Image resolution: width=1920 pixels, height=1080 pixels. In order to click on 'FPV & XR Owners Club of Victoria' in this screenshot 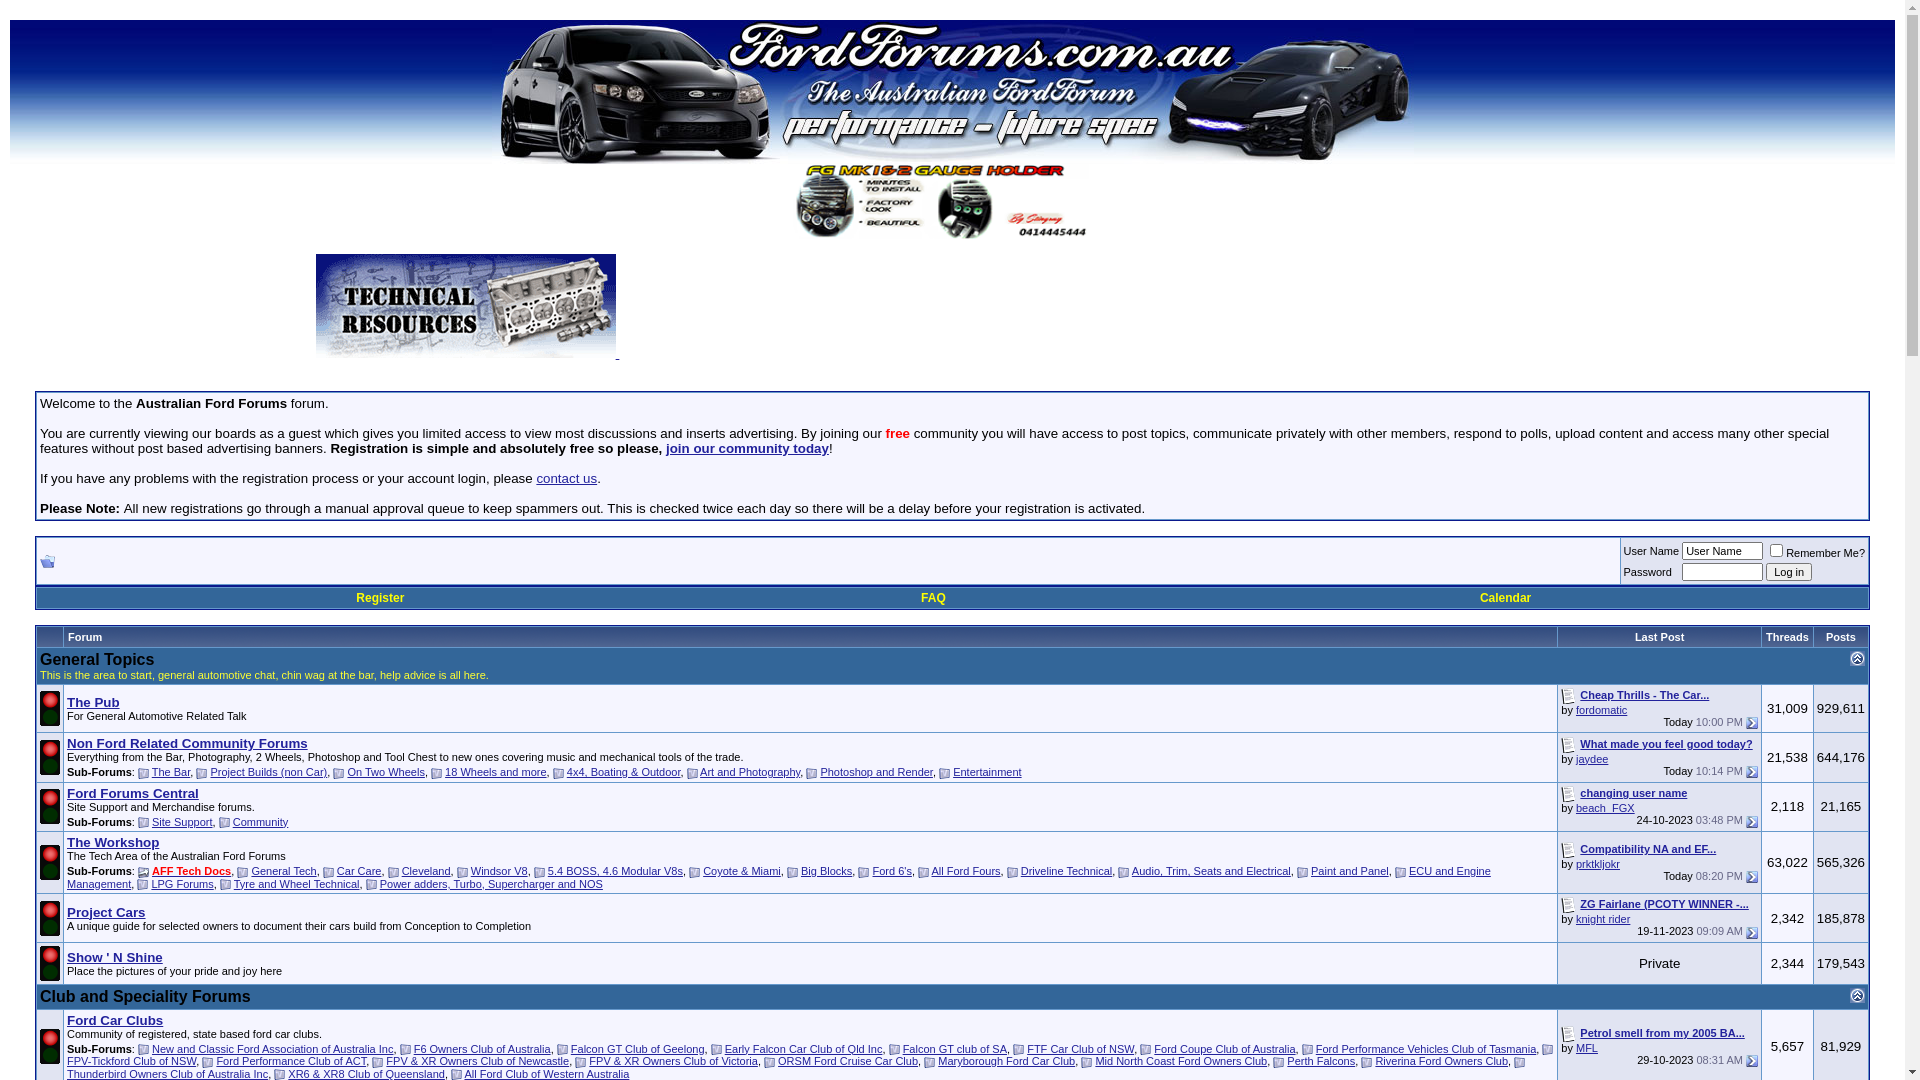, I will do `click(673, 1059)`.